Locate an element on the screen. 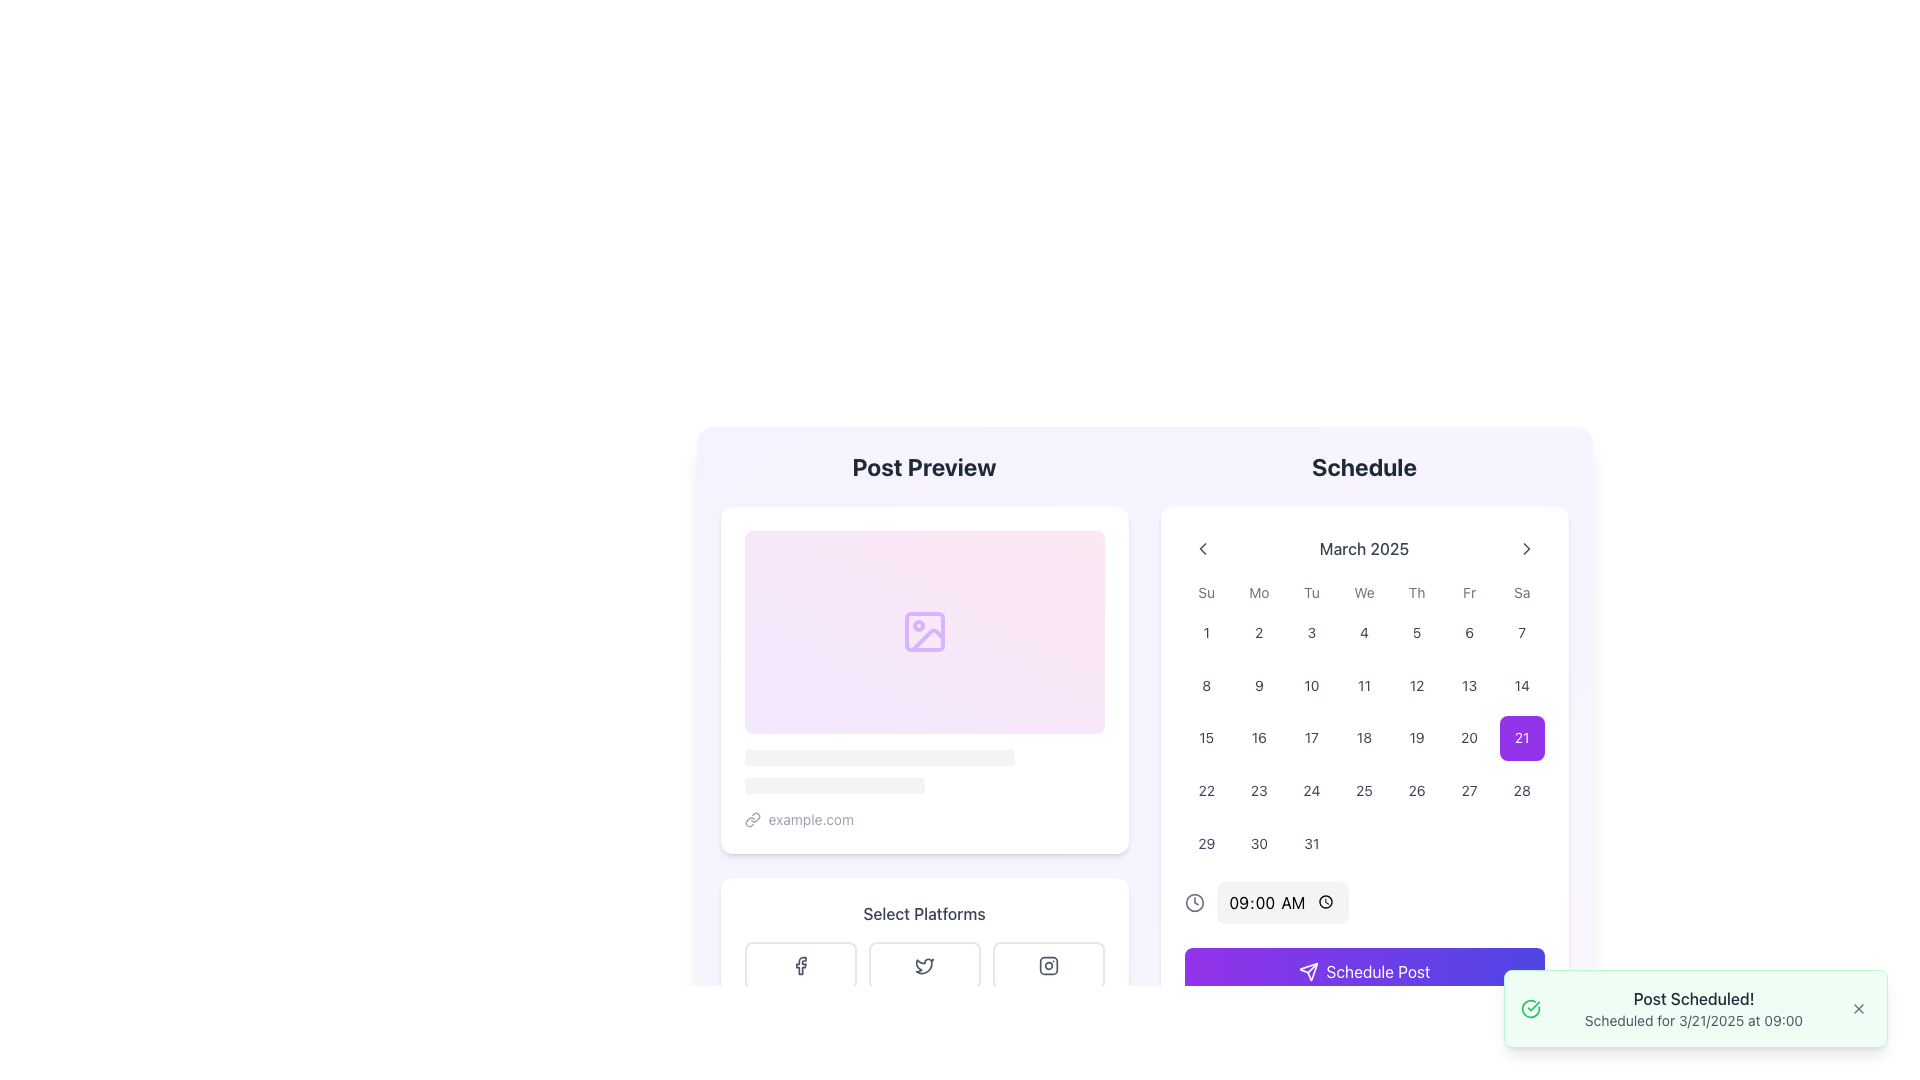 The height and width of the screenshot is (1080, 1920). the text label displaying 'example.com' located in the lower-left section of the content card under the 'Post Preview' heading is located at coordinates (811, 819).